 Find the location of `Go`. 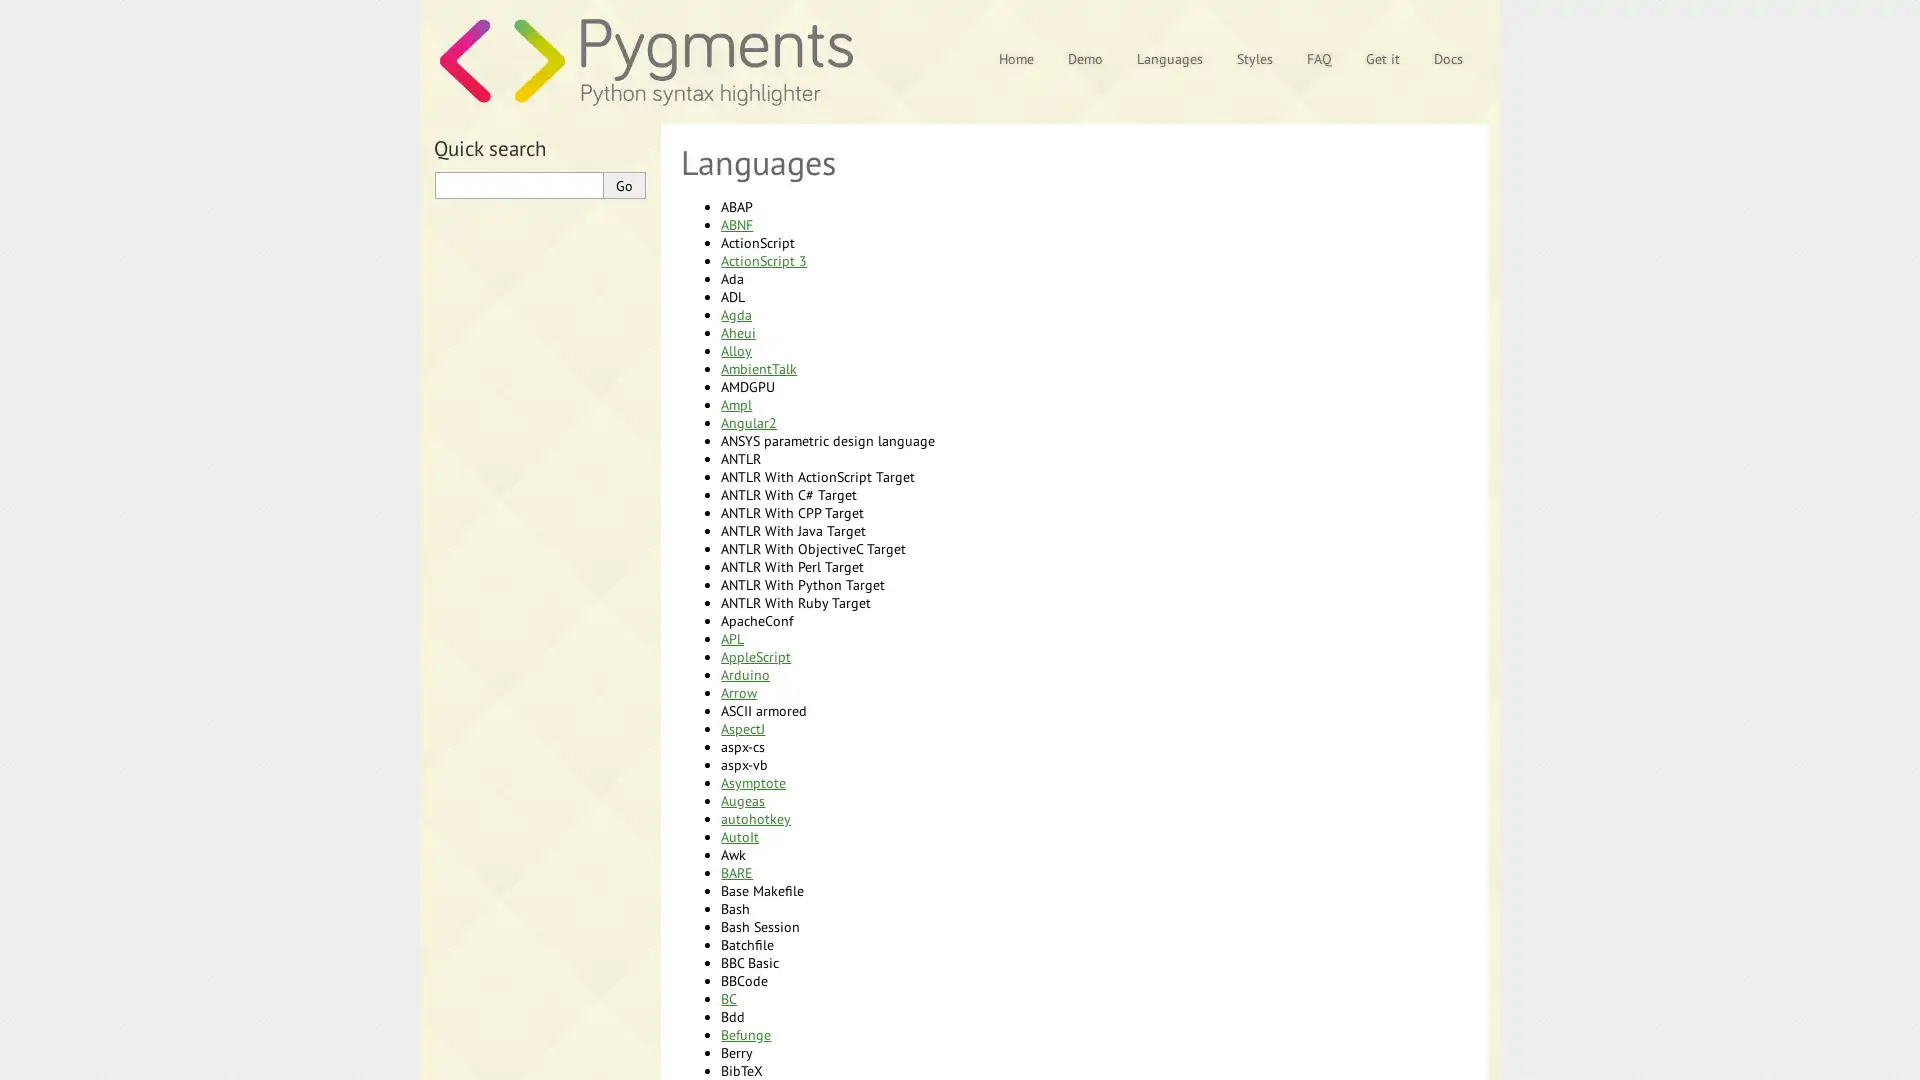

Go is located at coordinates (623, 185).